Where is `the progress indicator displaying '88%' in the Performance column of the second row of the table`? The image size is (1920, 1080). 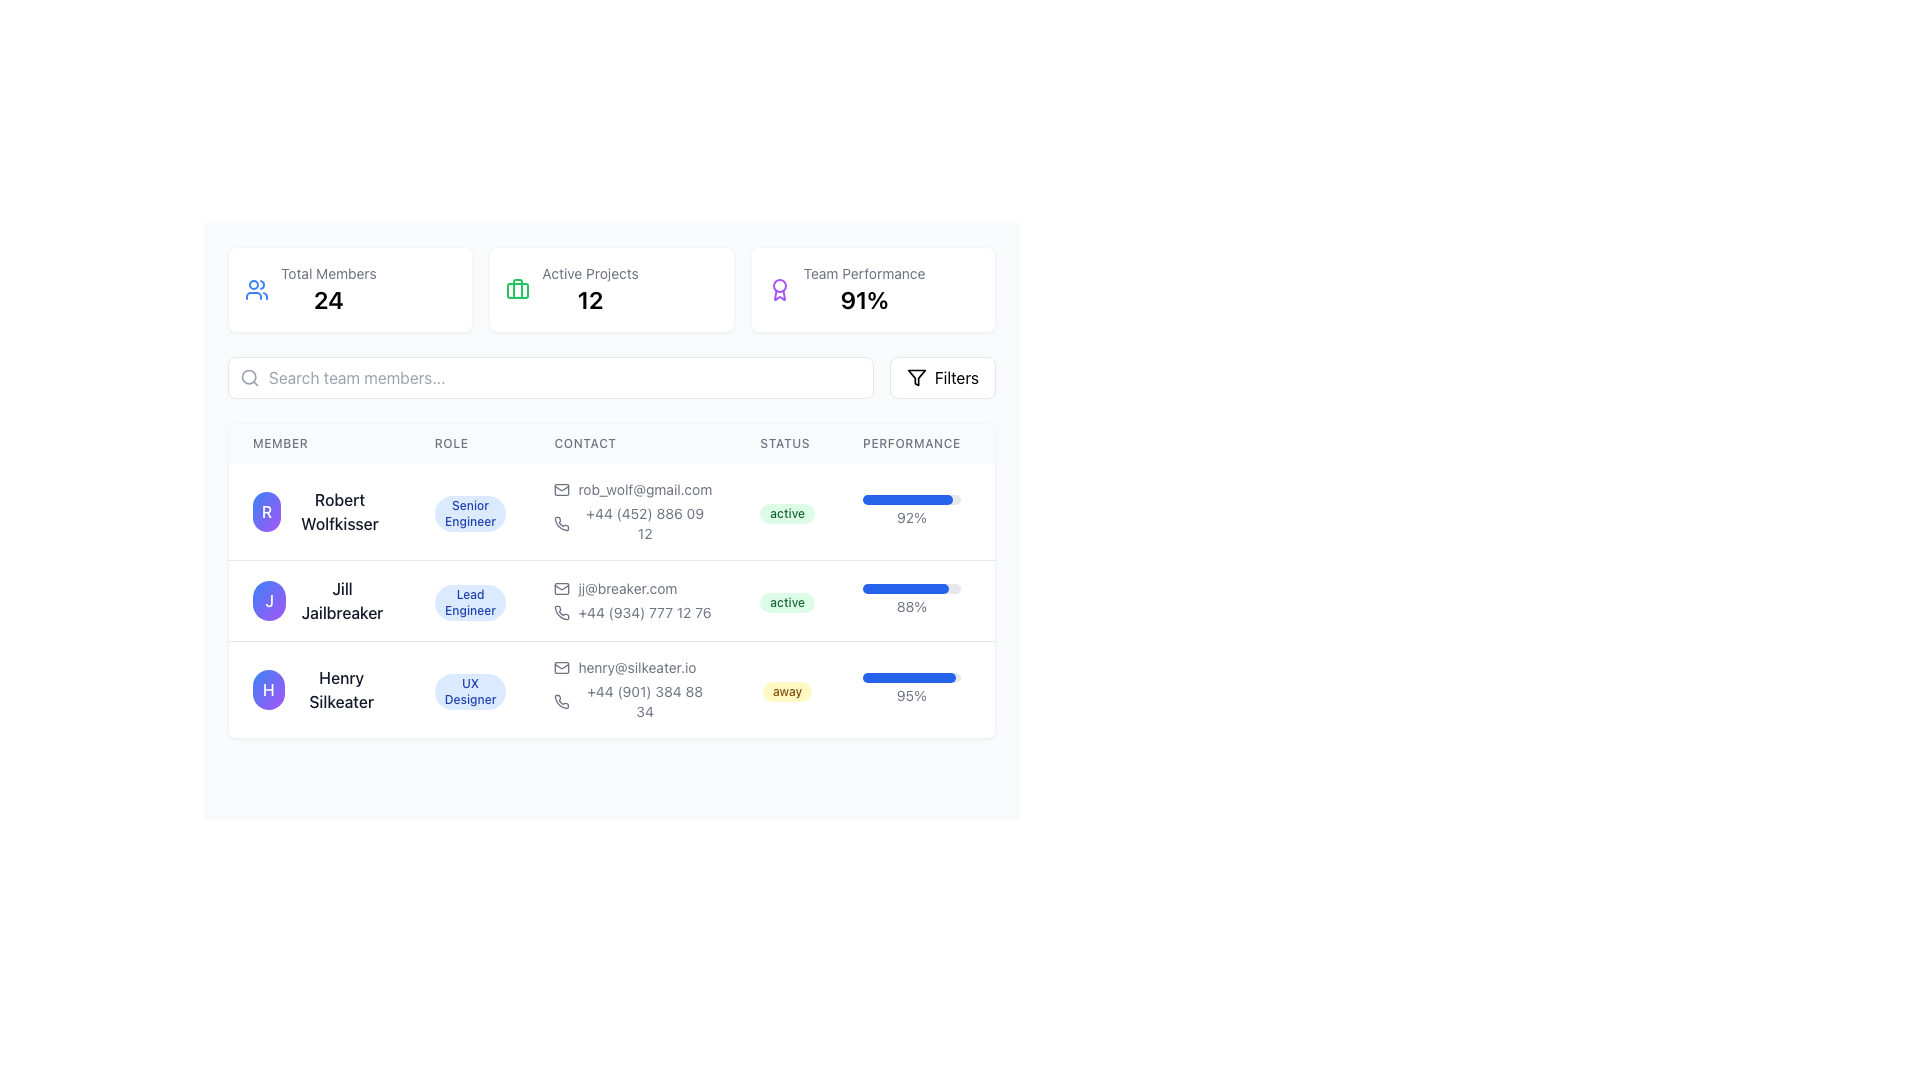
the progress indicator displaying '88%' in the Performance column of the second row of the table is located at coordinates (911, 600).